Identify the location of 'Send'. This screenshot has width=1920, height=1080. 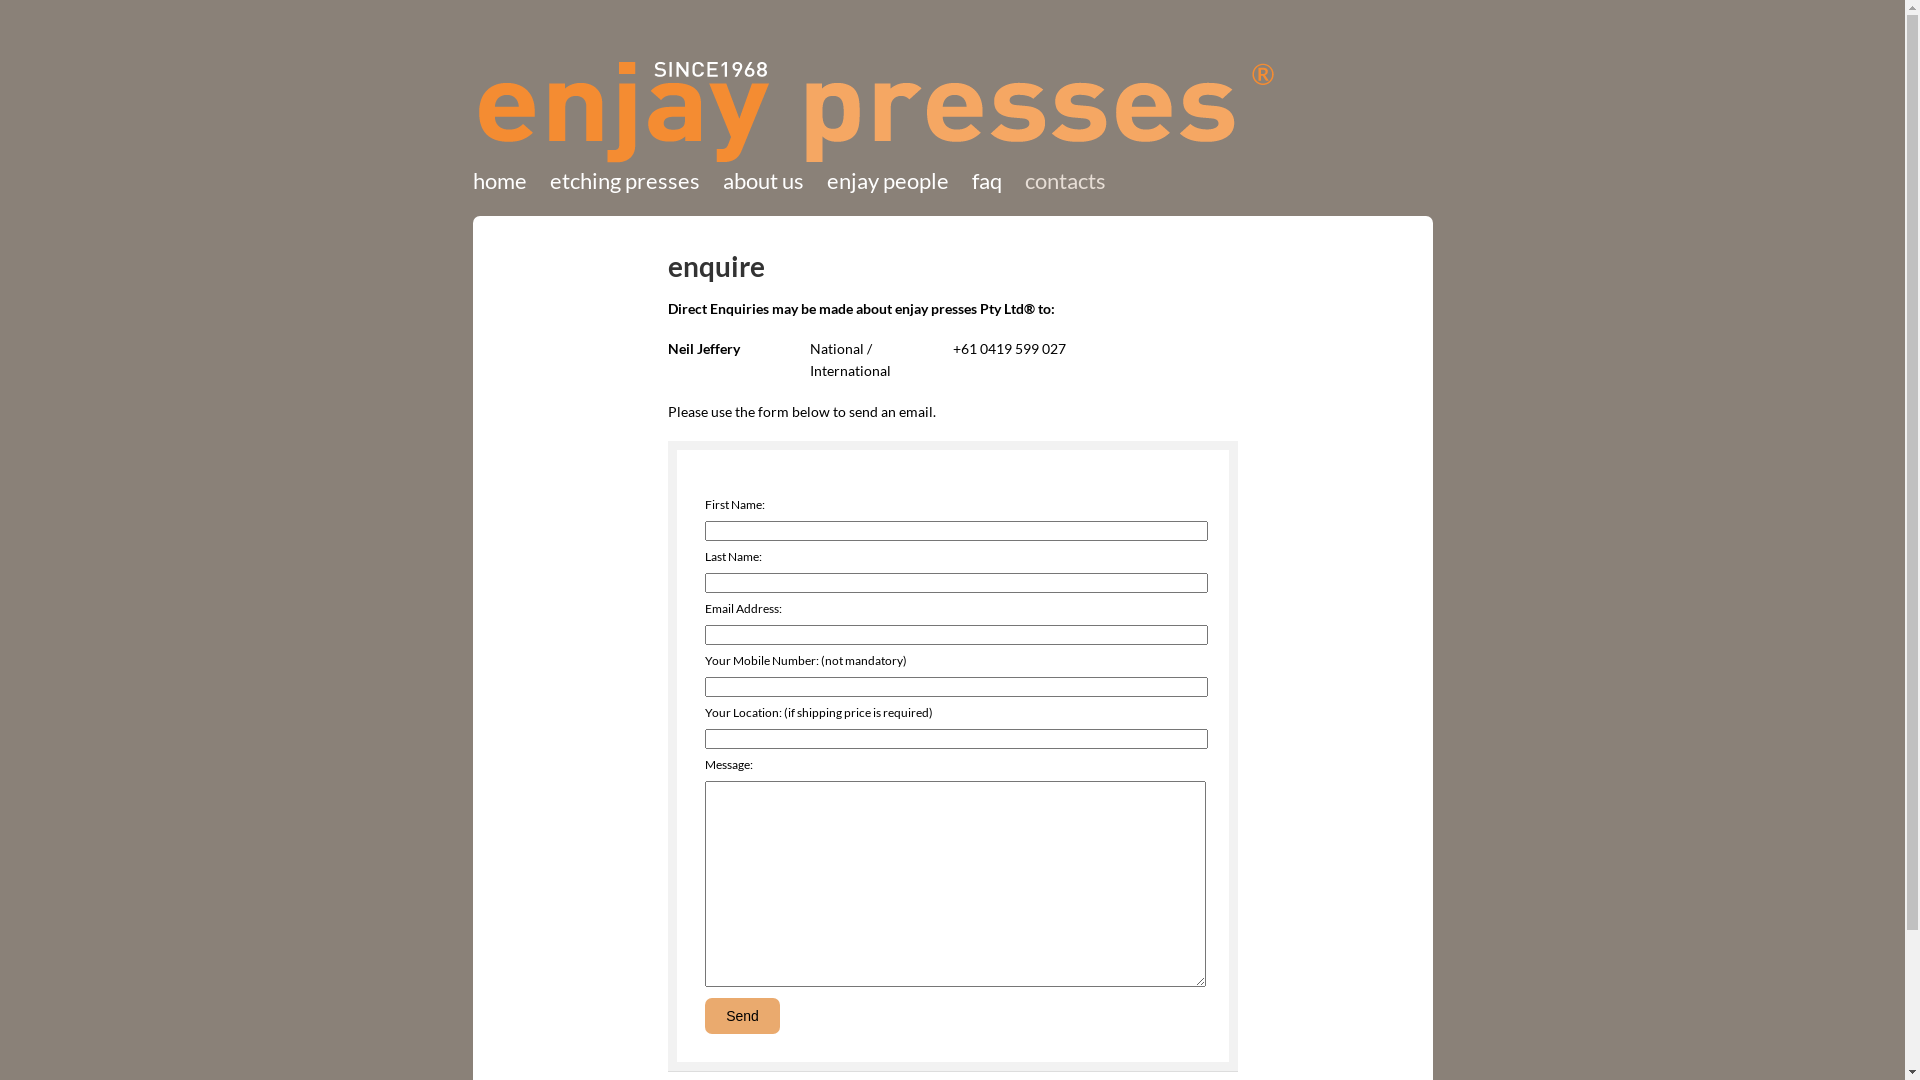
(741, 1015).